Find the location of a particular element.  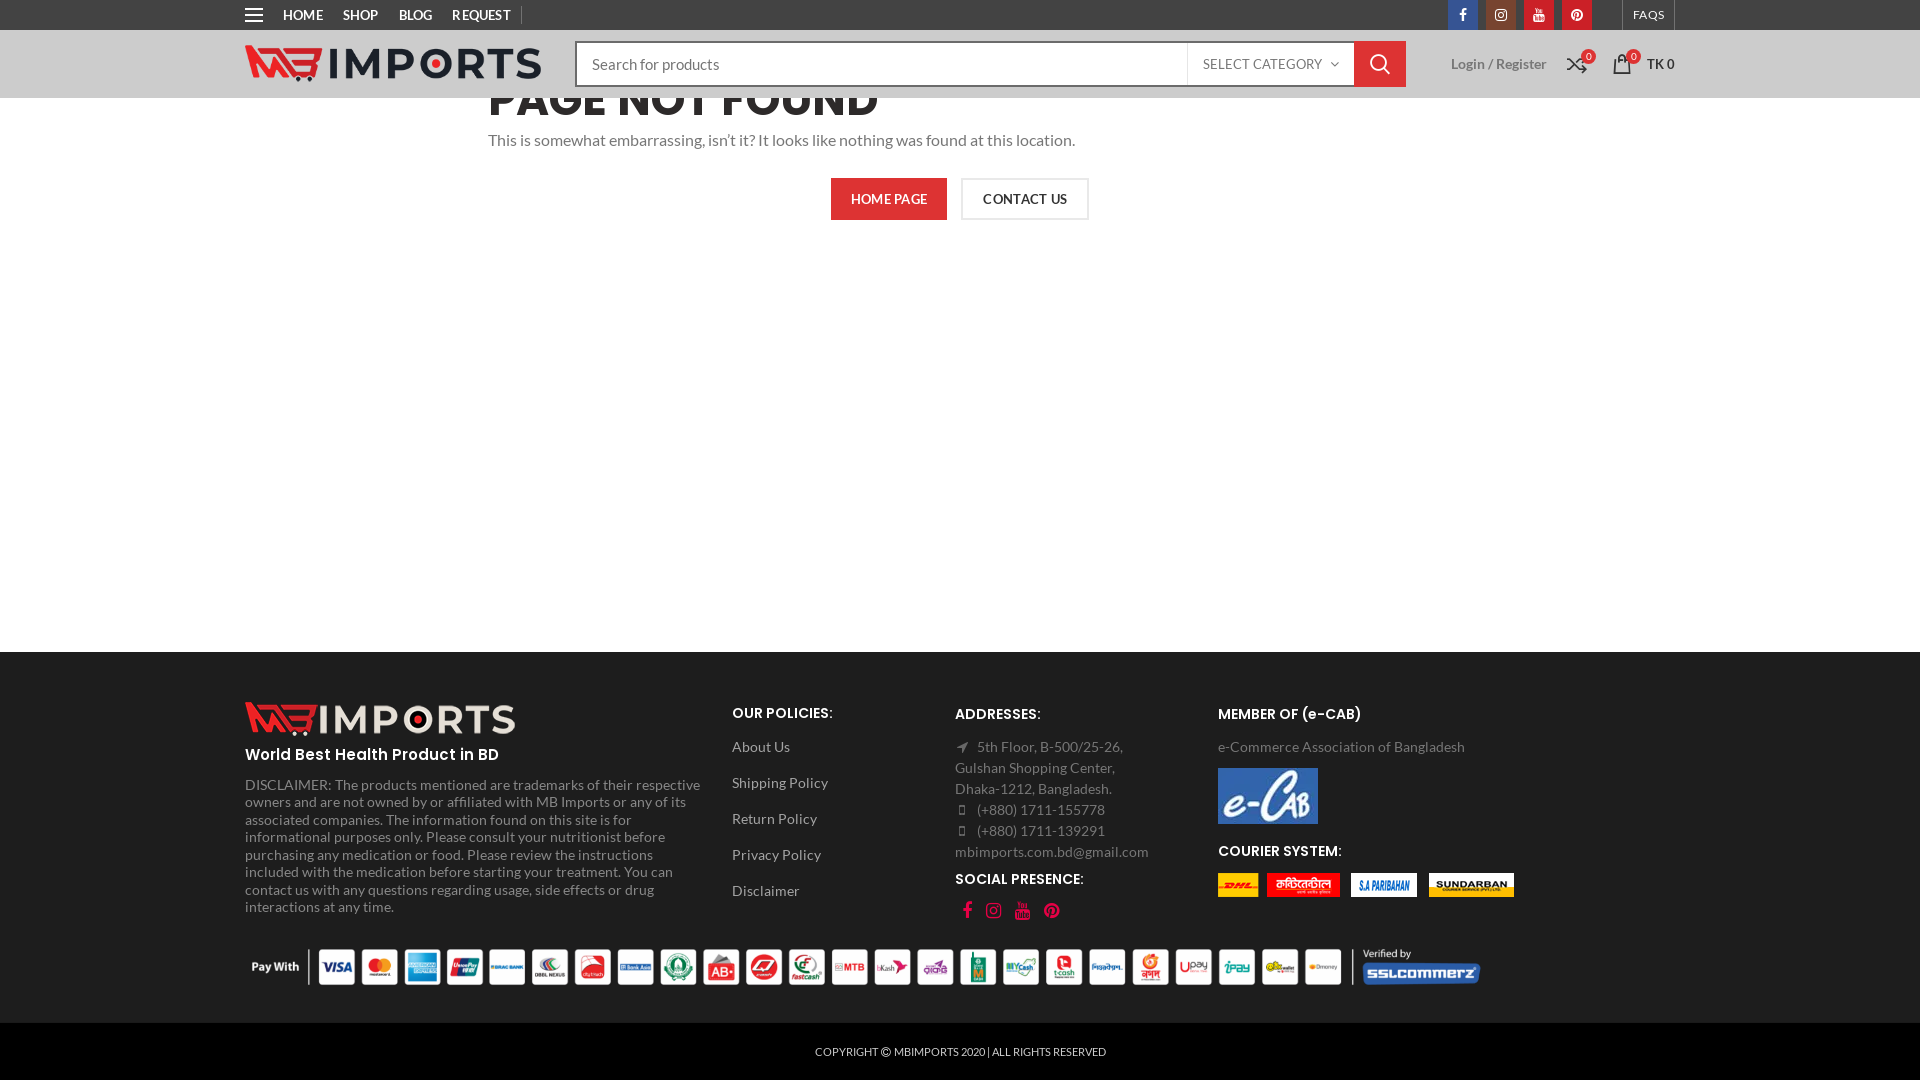

'SELECT CATEGORY' is located at coordinates (1270, 63).